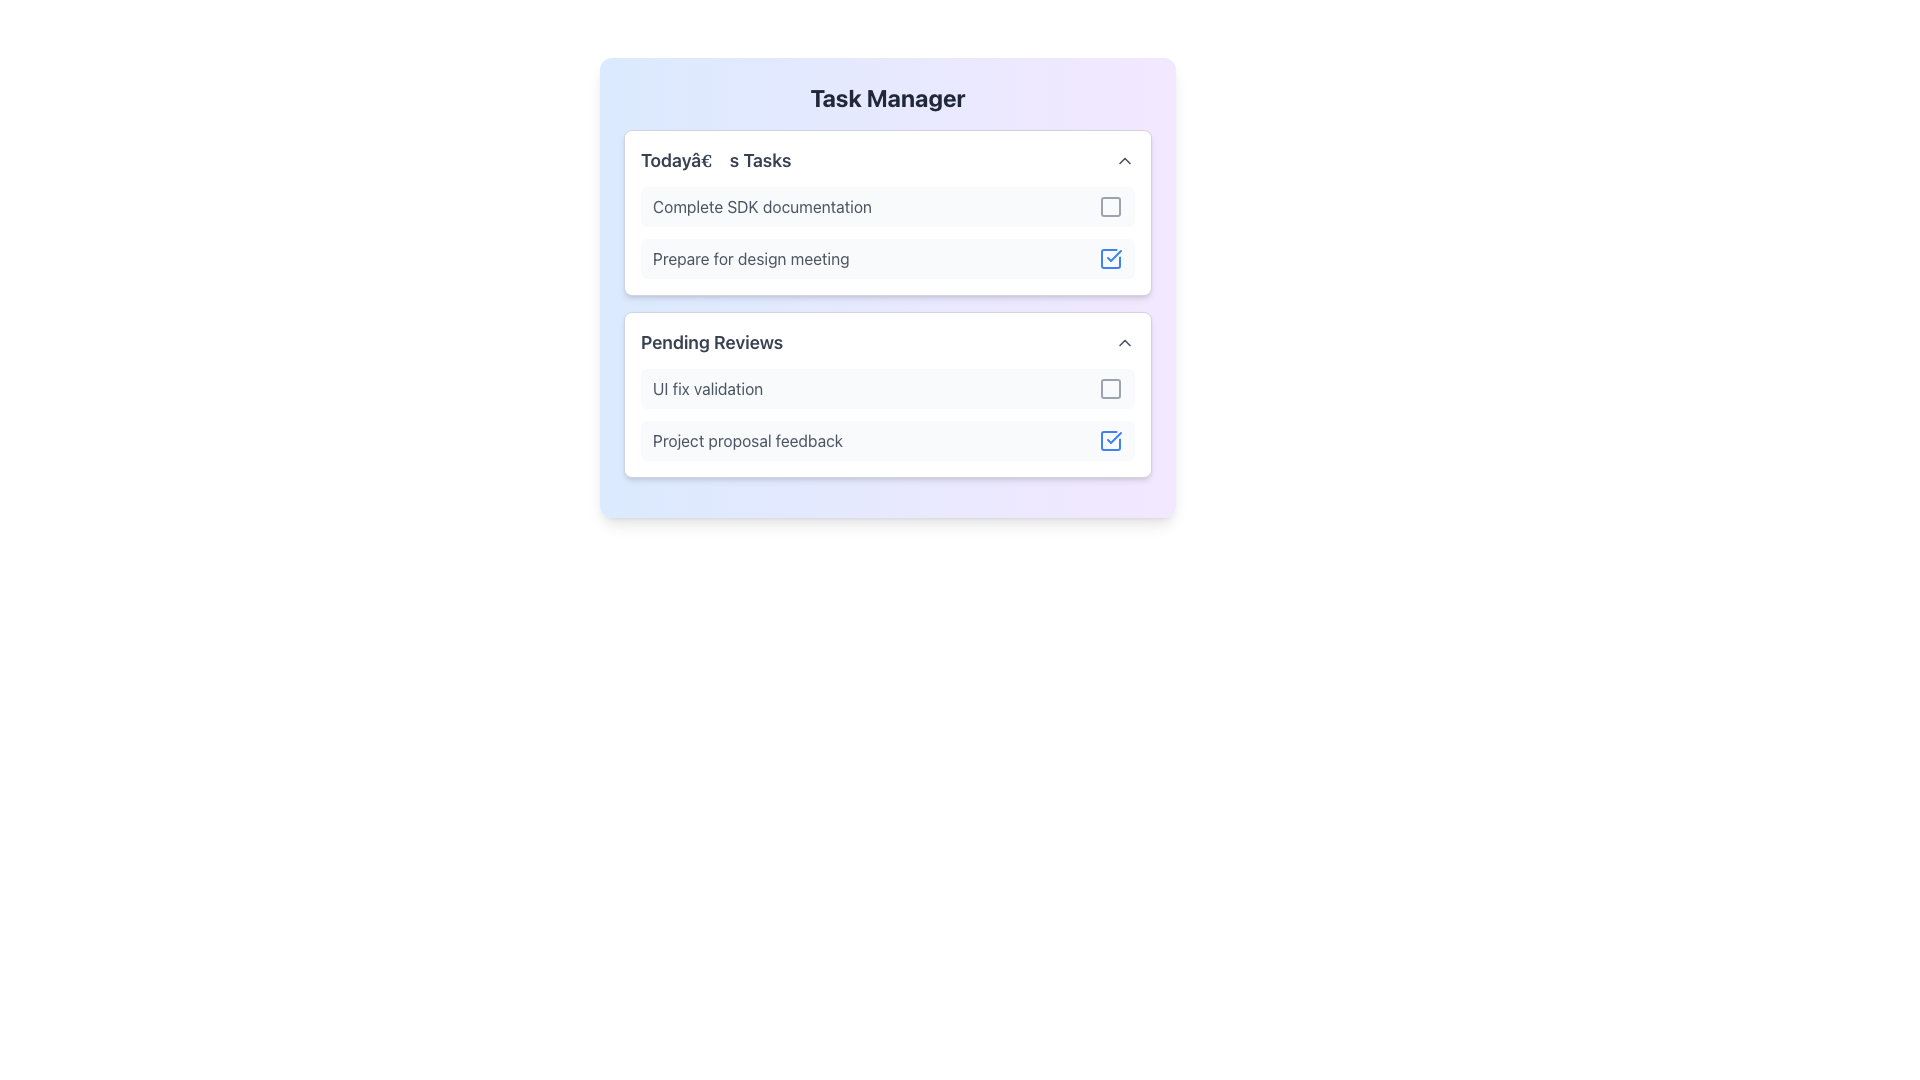  Describe the element at coordinates (887, 389) in the screenshot. I see `the topmost task item in the 'Pending Reviews' section that contains a checkbox` at that location.